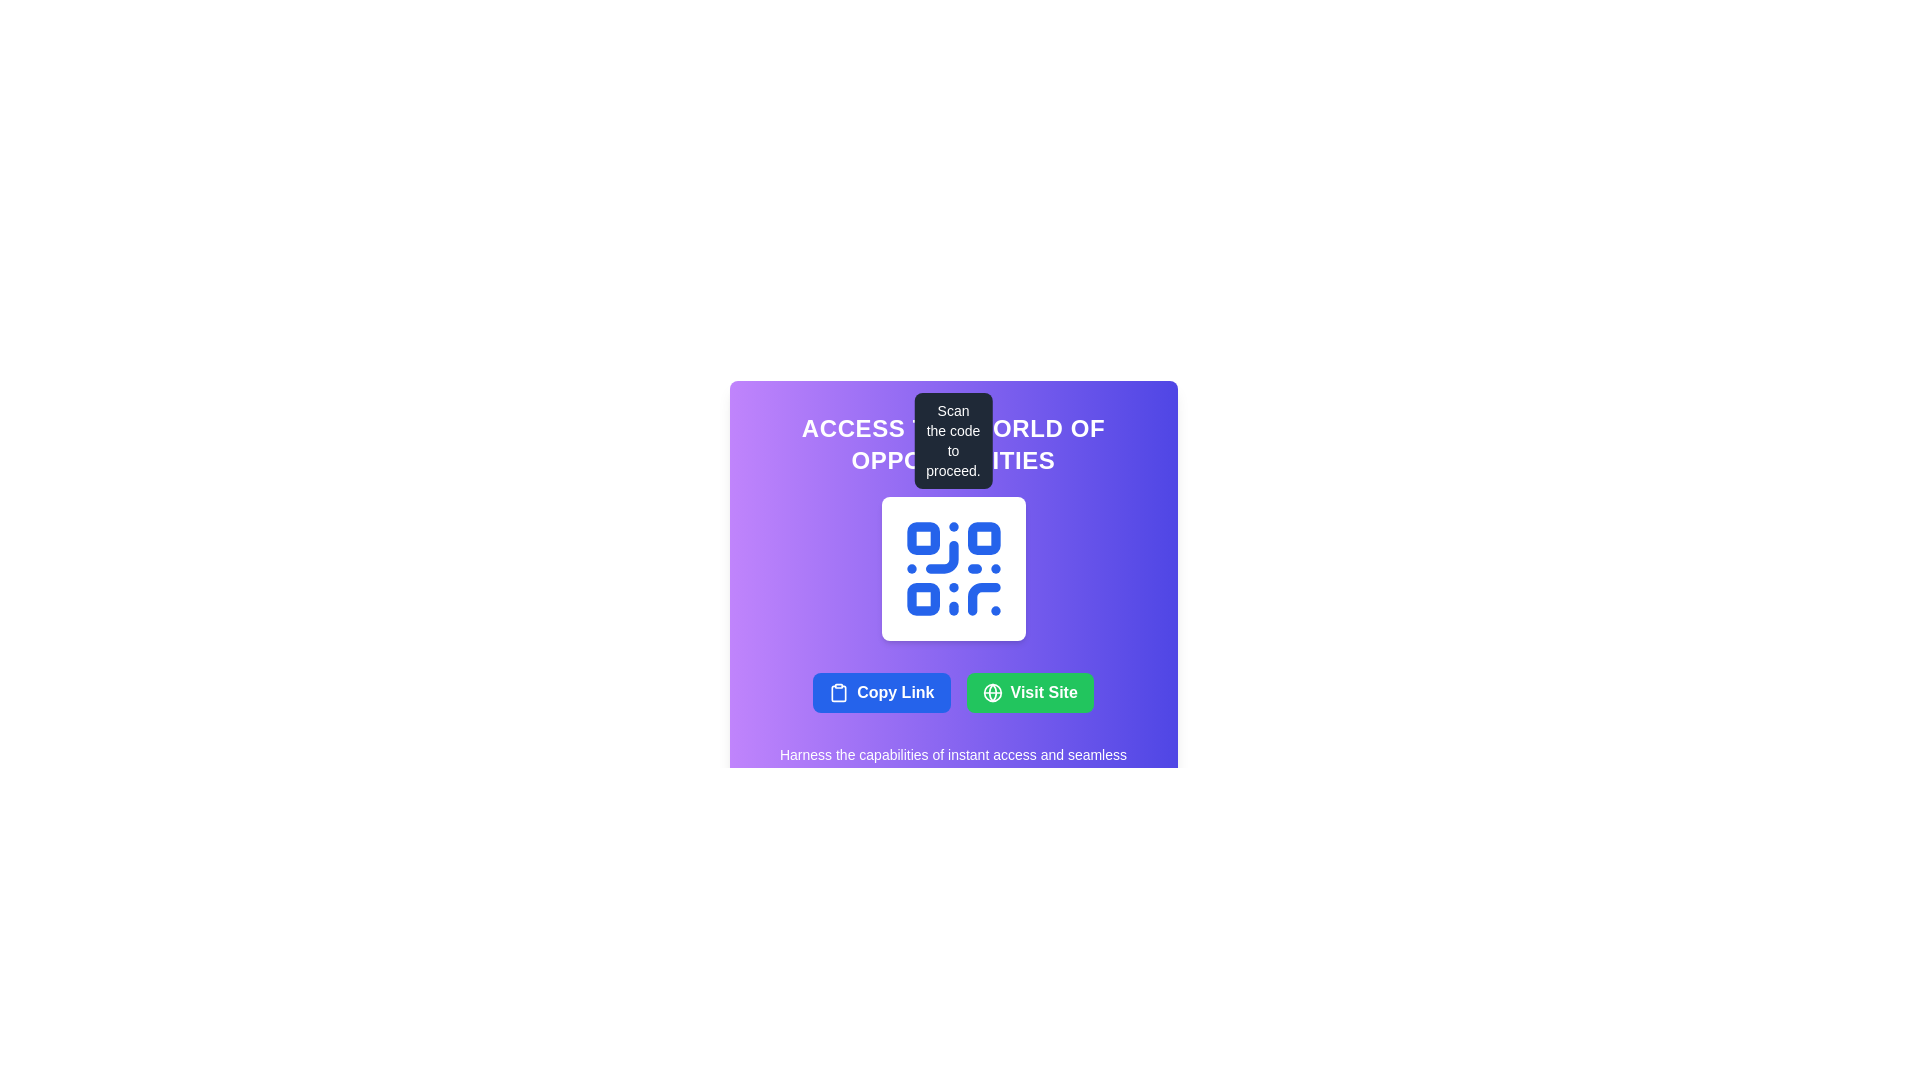  What do you see at coordinates (952, 439) in the screenshot?
I see `text of the informational tooltip located above the QR code, which provides guidance related to it` at bounding box center [952, 439].